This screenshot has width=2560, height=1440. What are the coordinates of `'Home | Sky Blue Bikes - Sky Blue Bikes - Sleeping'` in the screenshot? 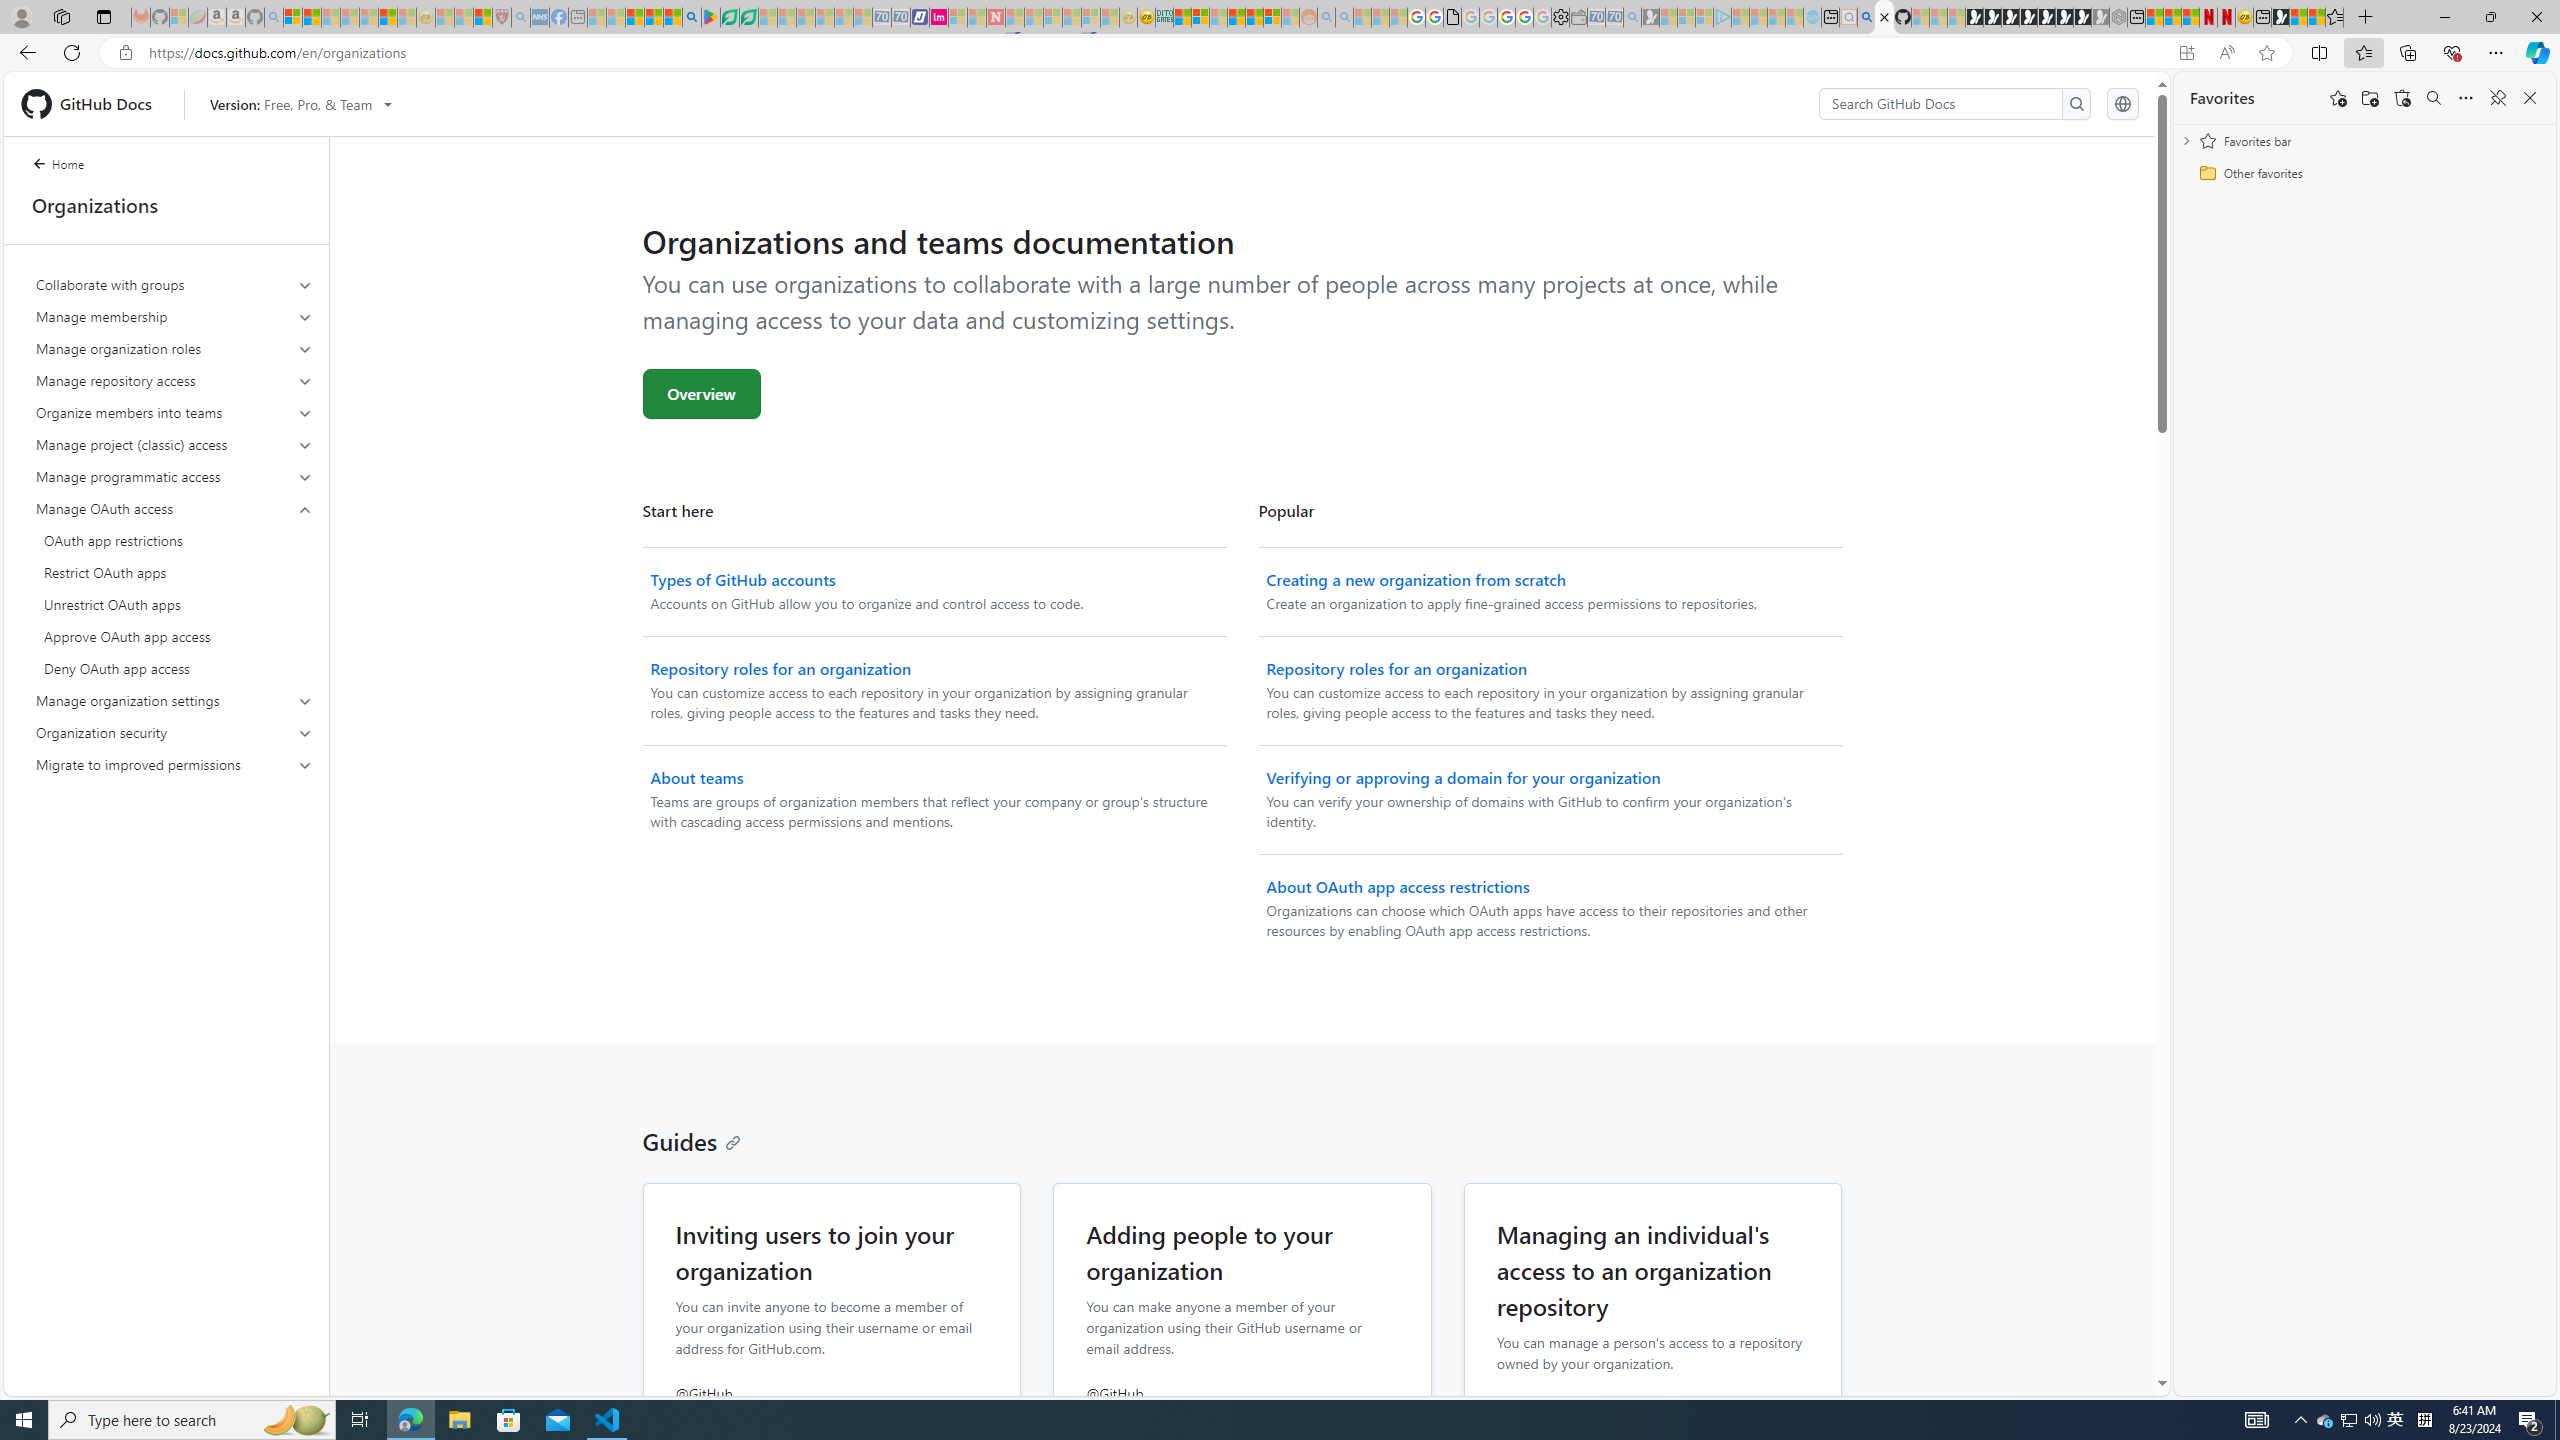 It's located at (1811, 16).